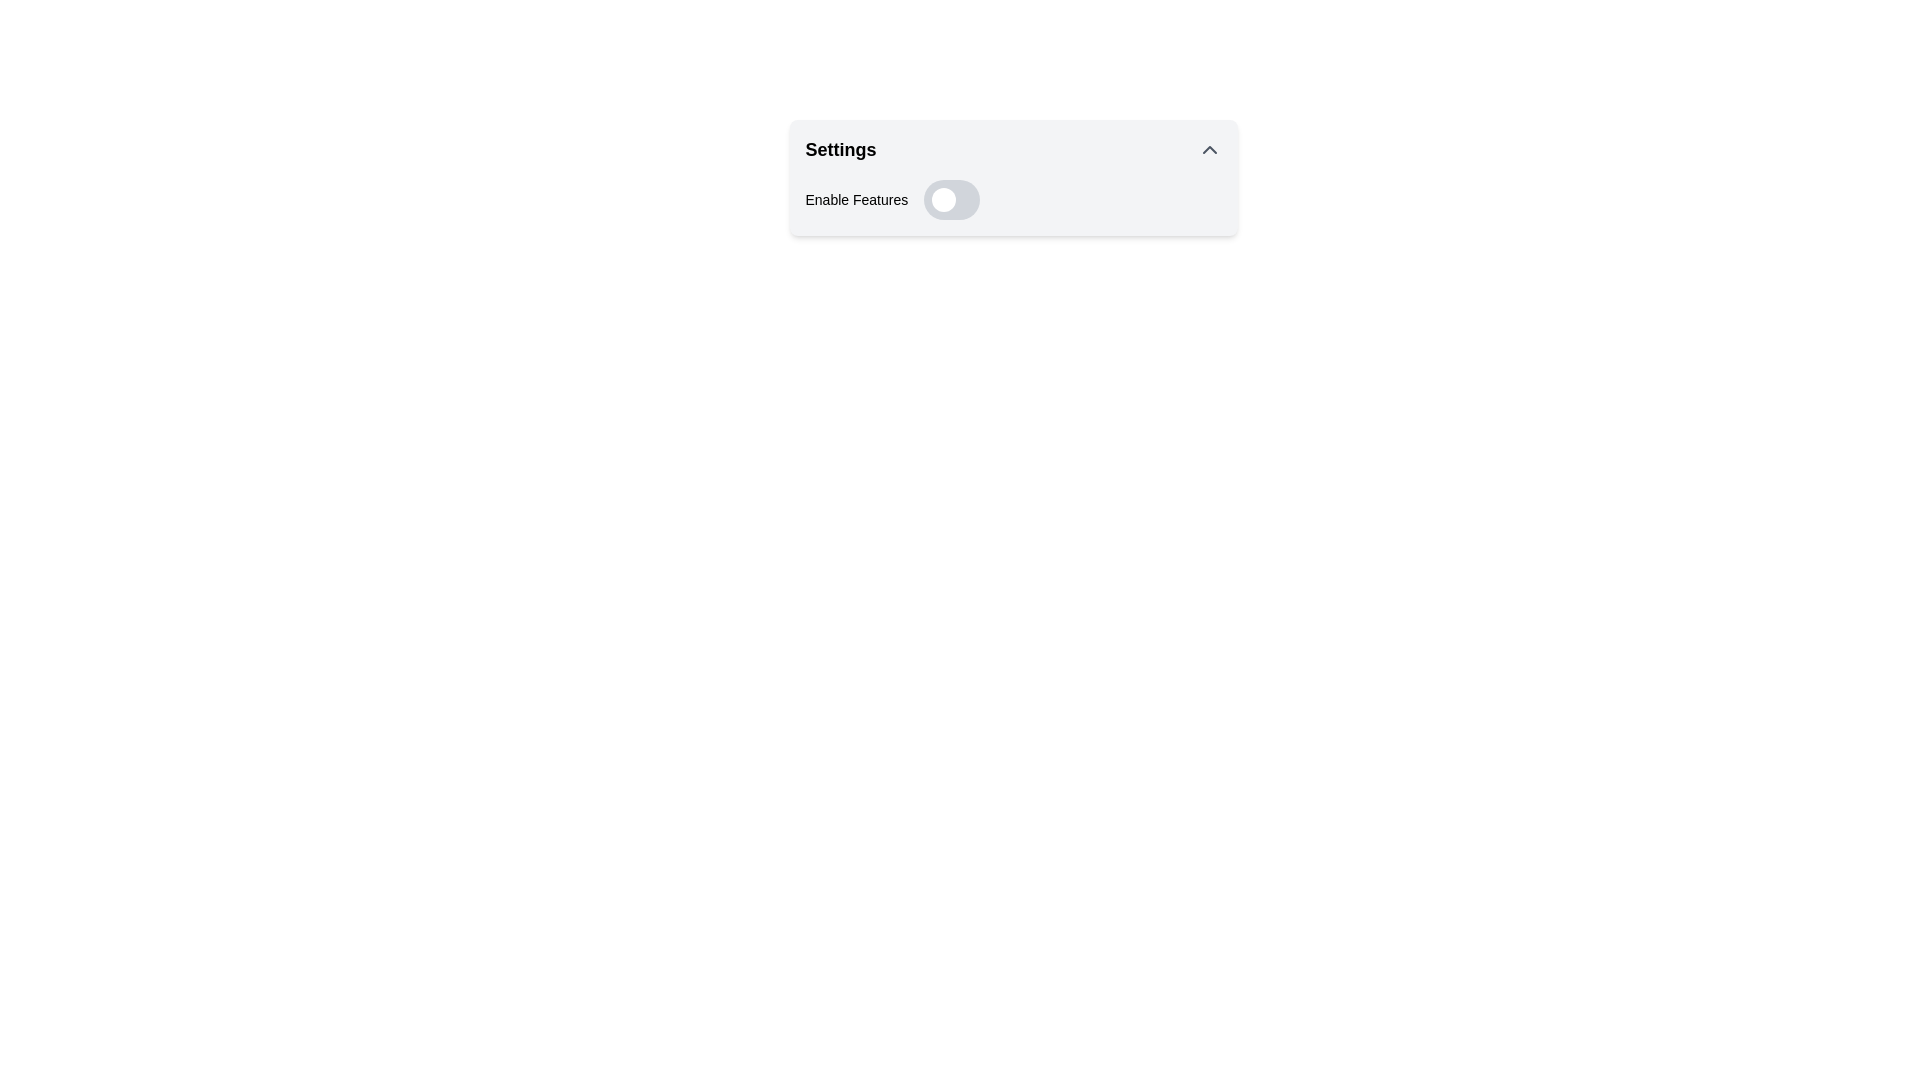 The height and width of the screenshot is (1080, 1920). Describe the element at coordinates (951, 200) in the screenshot. I see `the toggle switch element located to the right of the 'Enable Features' label` at that location.